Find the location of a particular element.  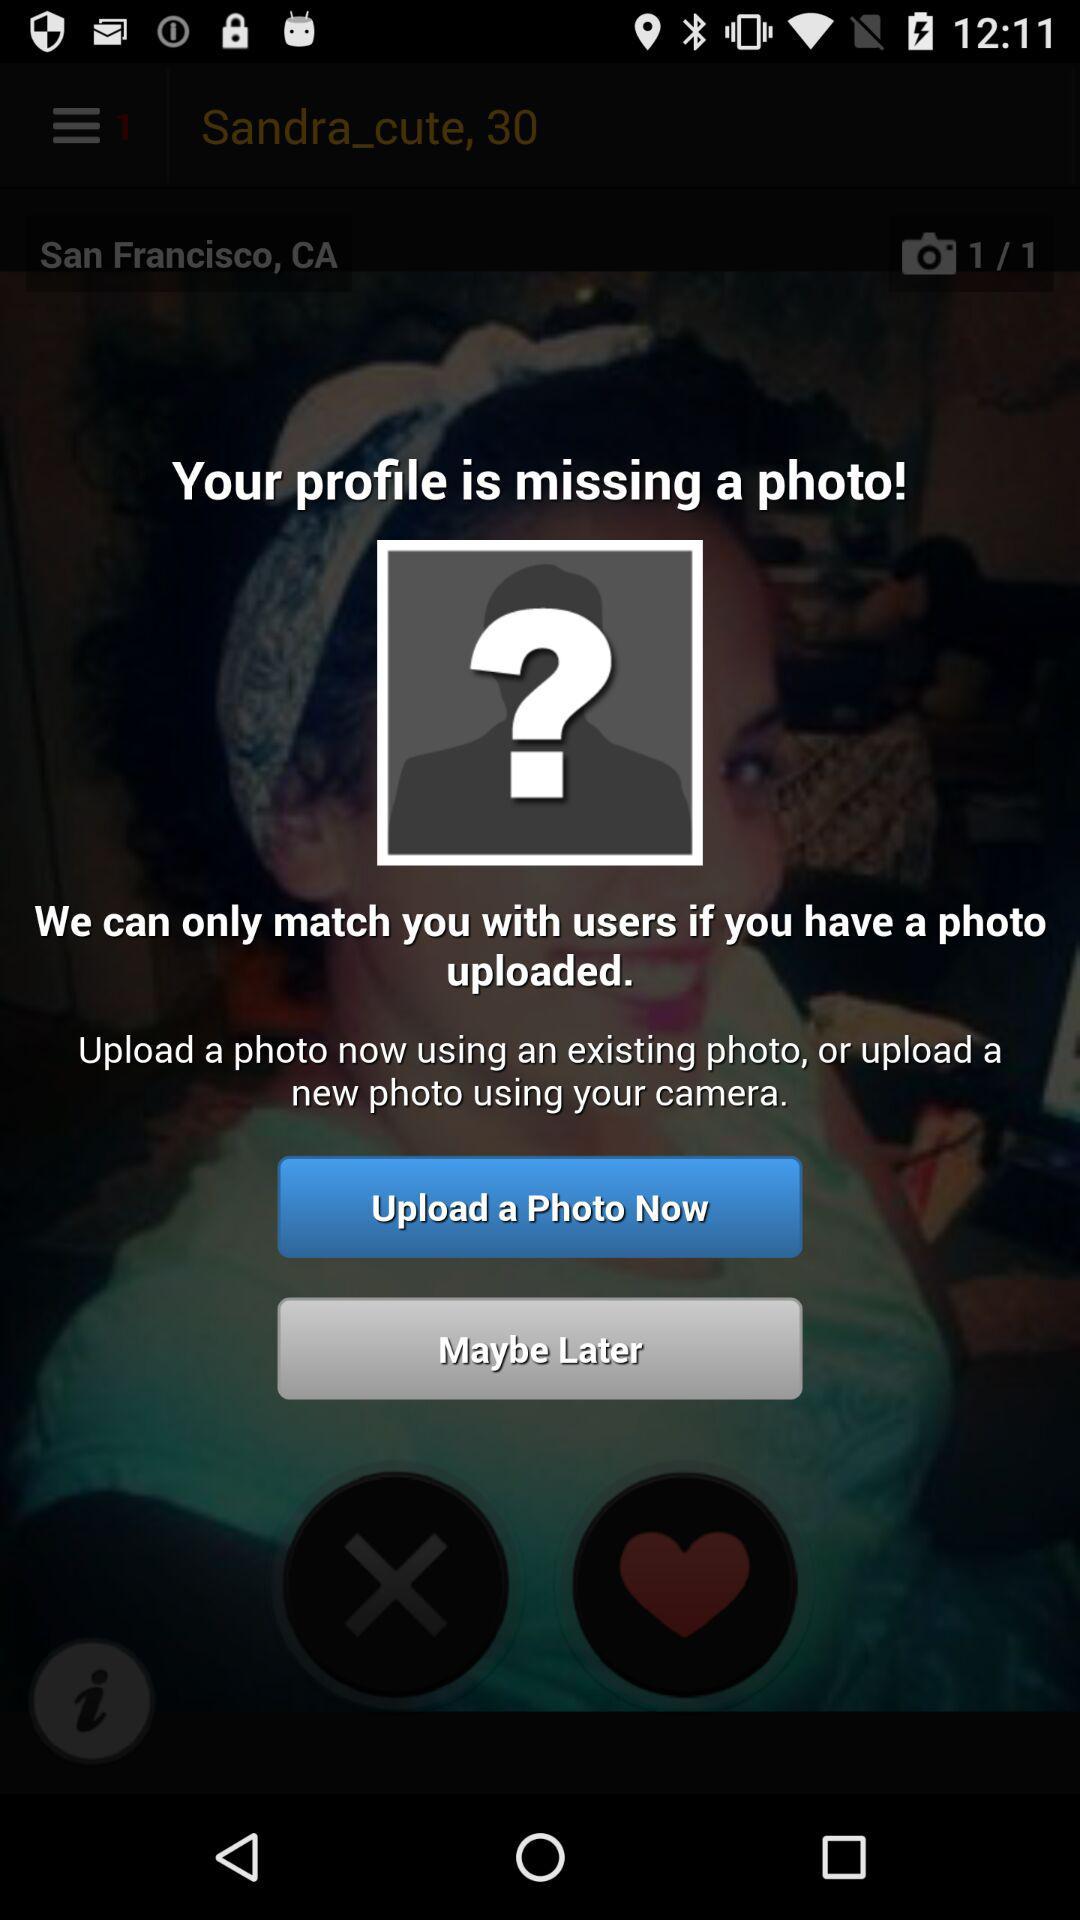

shows exit option is located at coordinates (395, 1583).